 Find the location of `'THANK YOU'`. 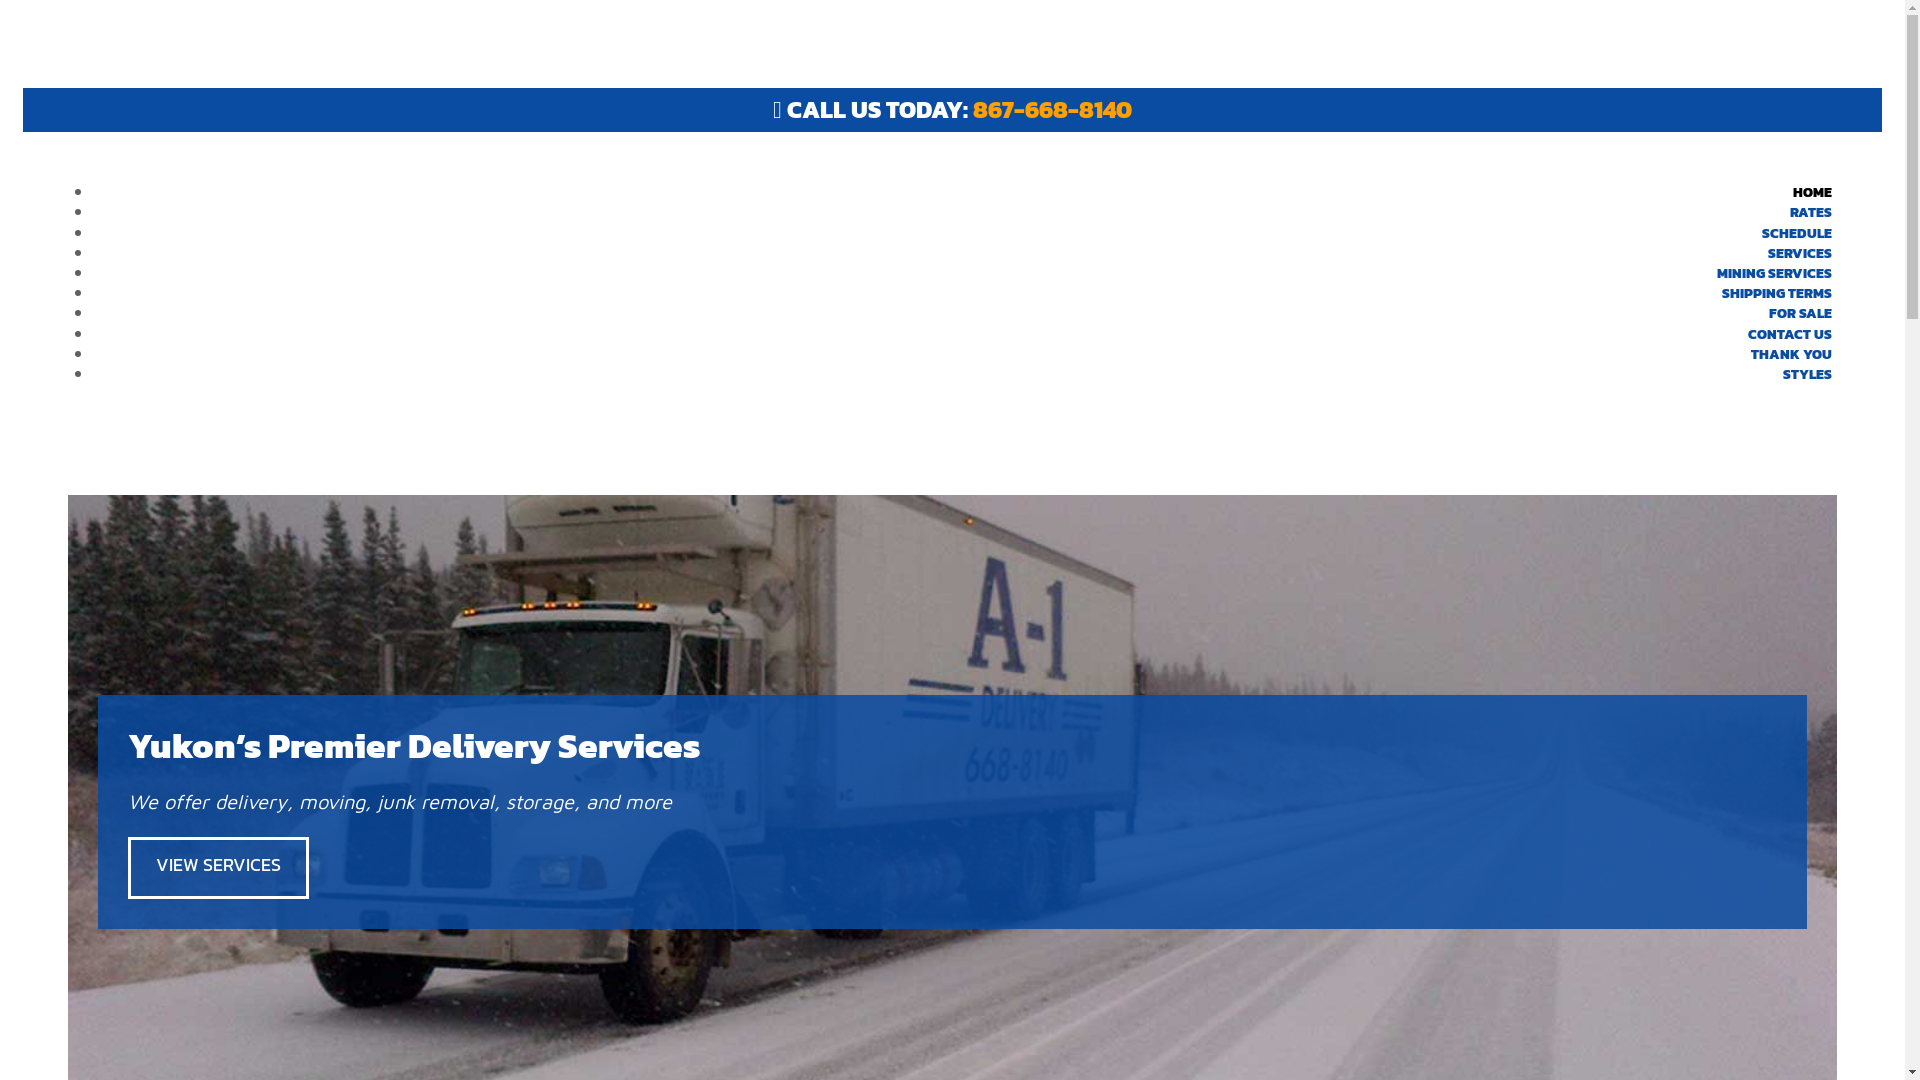

'THANK YOU' is located at coordinates (1730, 353).